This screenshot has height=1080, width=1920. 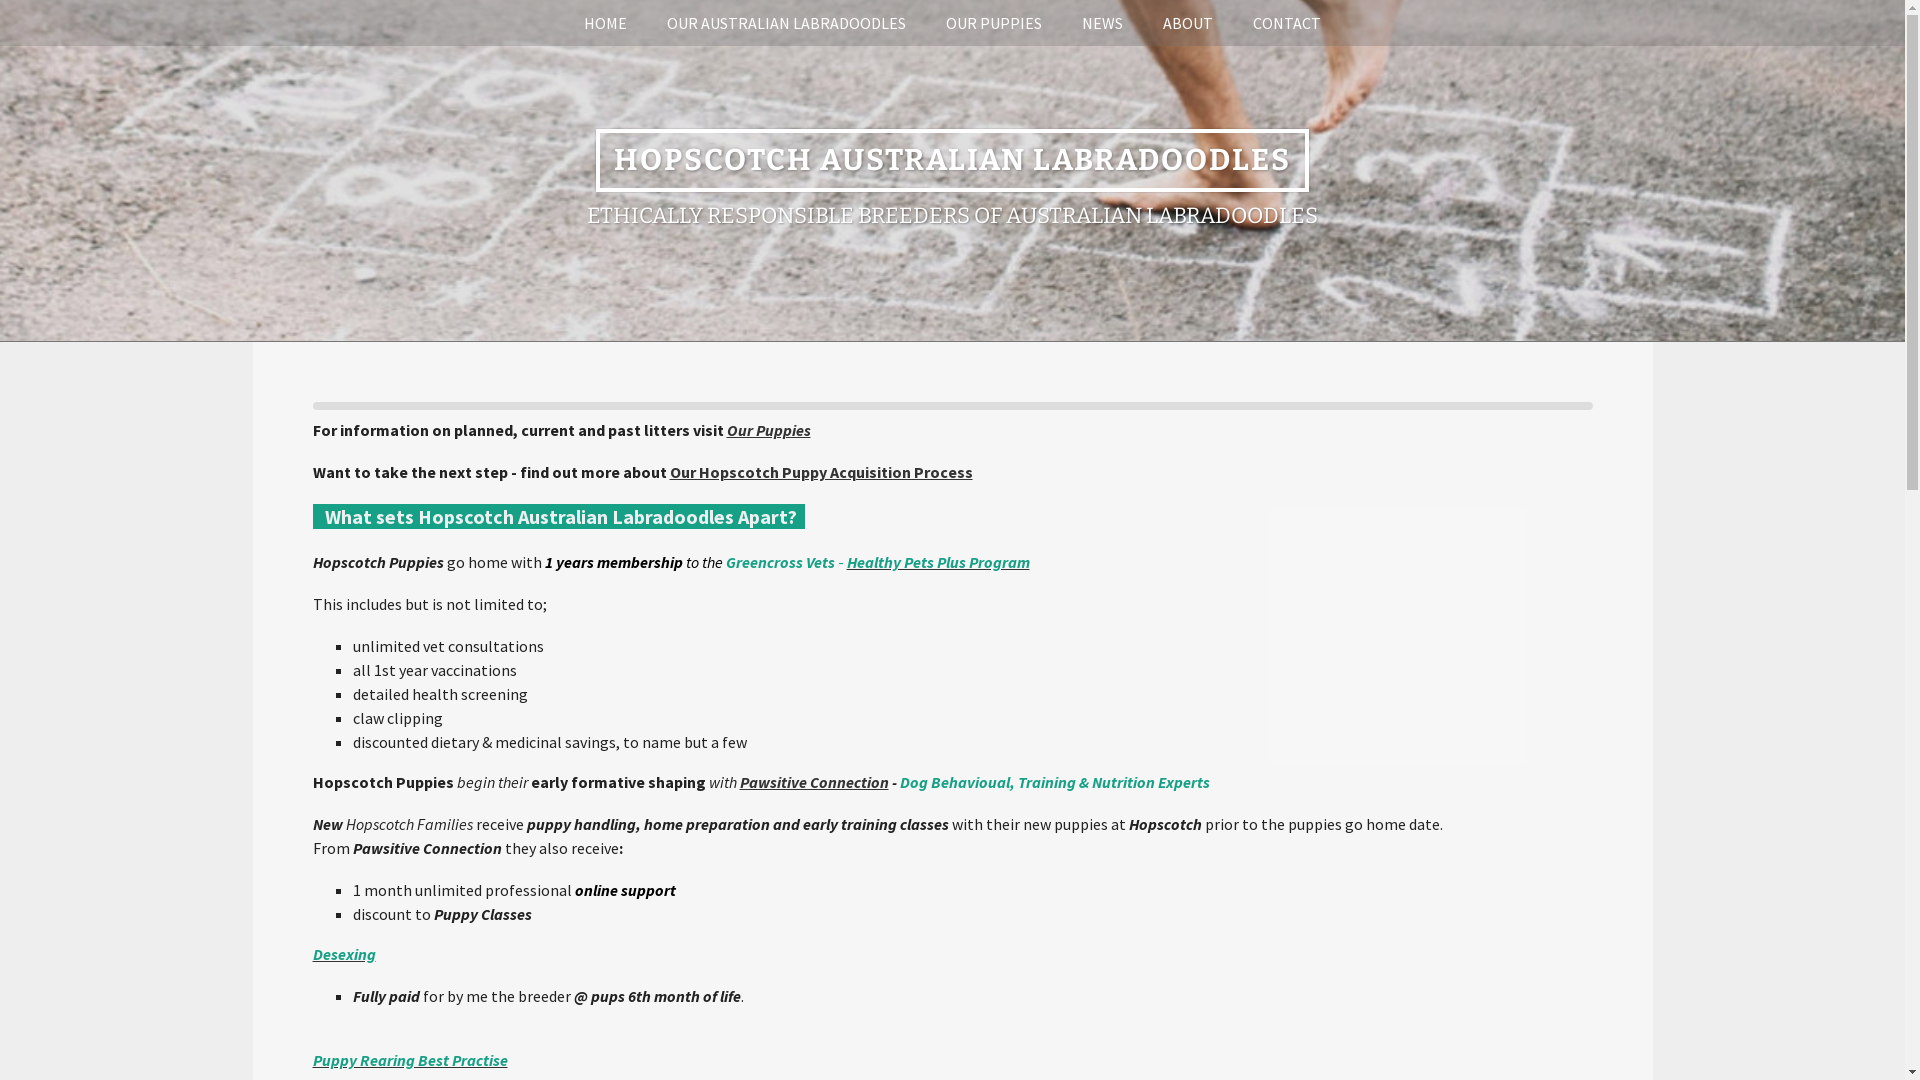 What do you see at coordinates (311, 1059) in the screenshot?
I see `'Puppy Rearing Best Practise'` at bounding box center [311, 1059].